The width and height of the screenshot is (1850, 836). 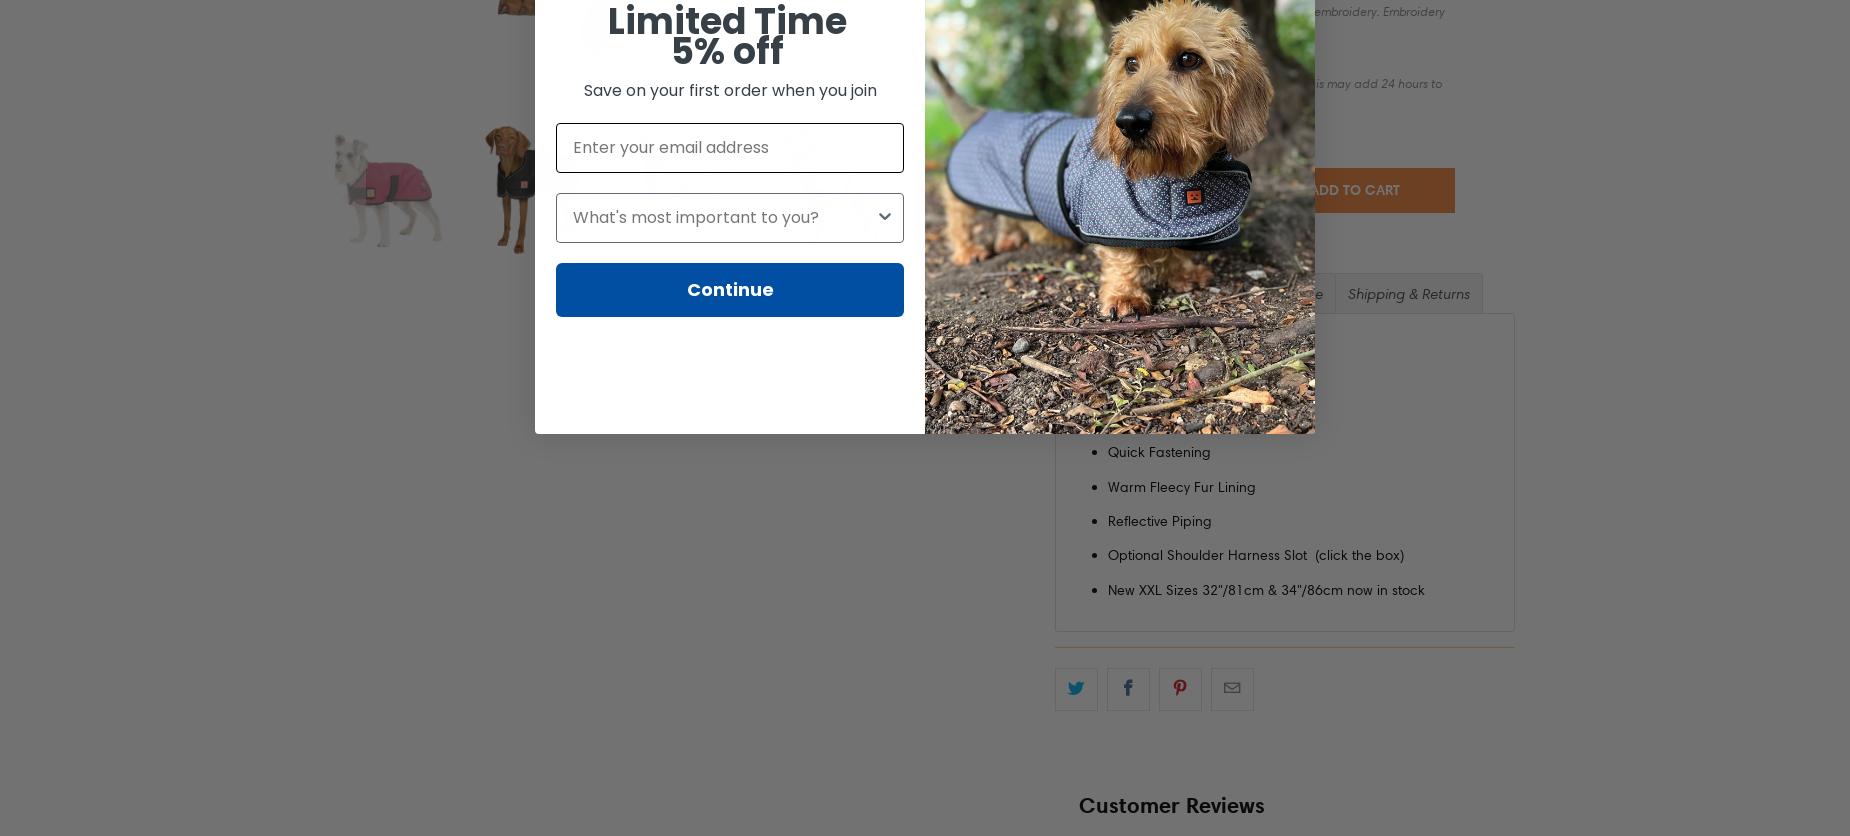 What do you see at coordinates (1265, 587) in the screenshot?
I see `'New XXL Sizes 32"/81cm & 34"/86cm now in stock'` at bounding box center [1265, 587].